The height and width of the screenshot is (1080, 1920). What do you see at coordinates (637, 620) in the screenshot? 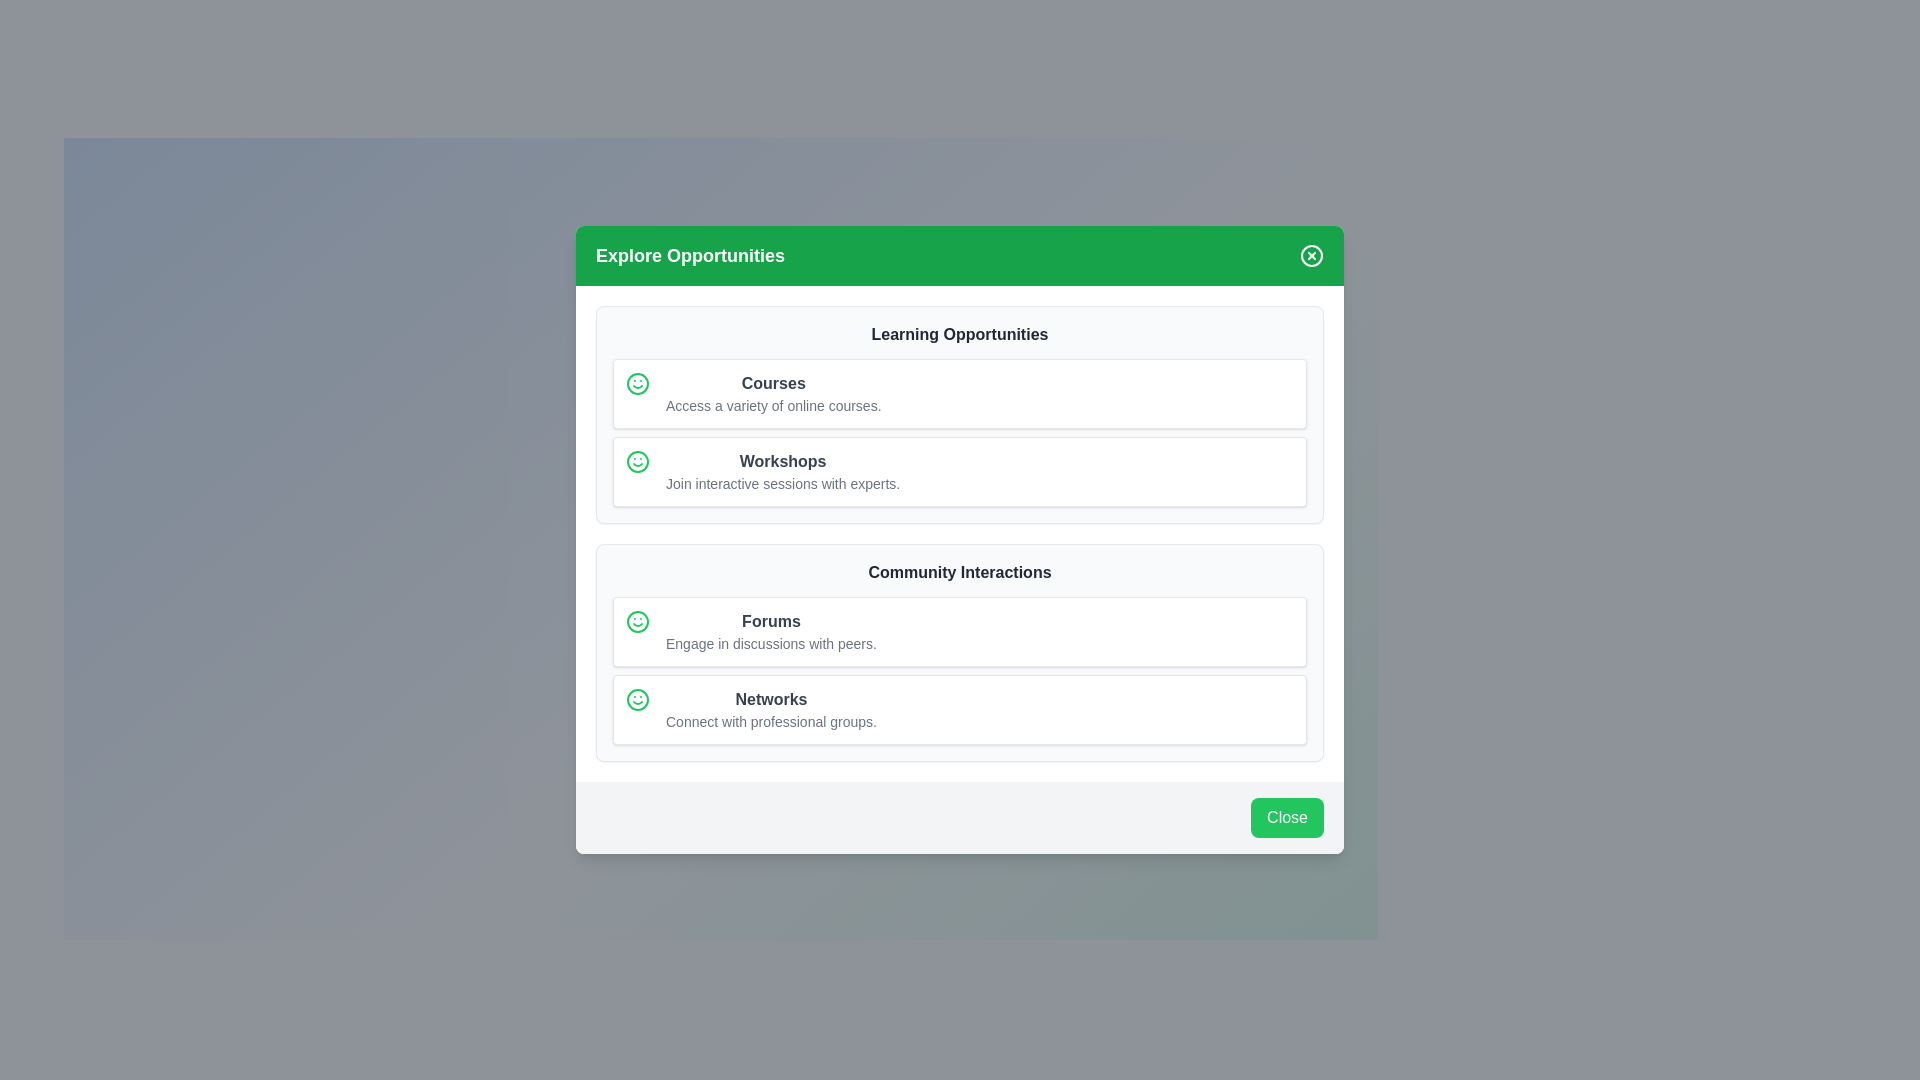
I see `the green smiley face icon located to the left of the 'Forums' title text in the 'Community Interactions' section` at bounding box center [637, 620].